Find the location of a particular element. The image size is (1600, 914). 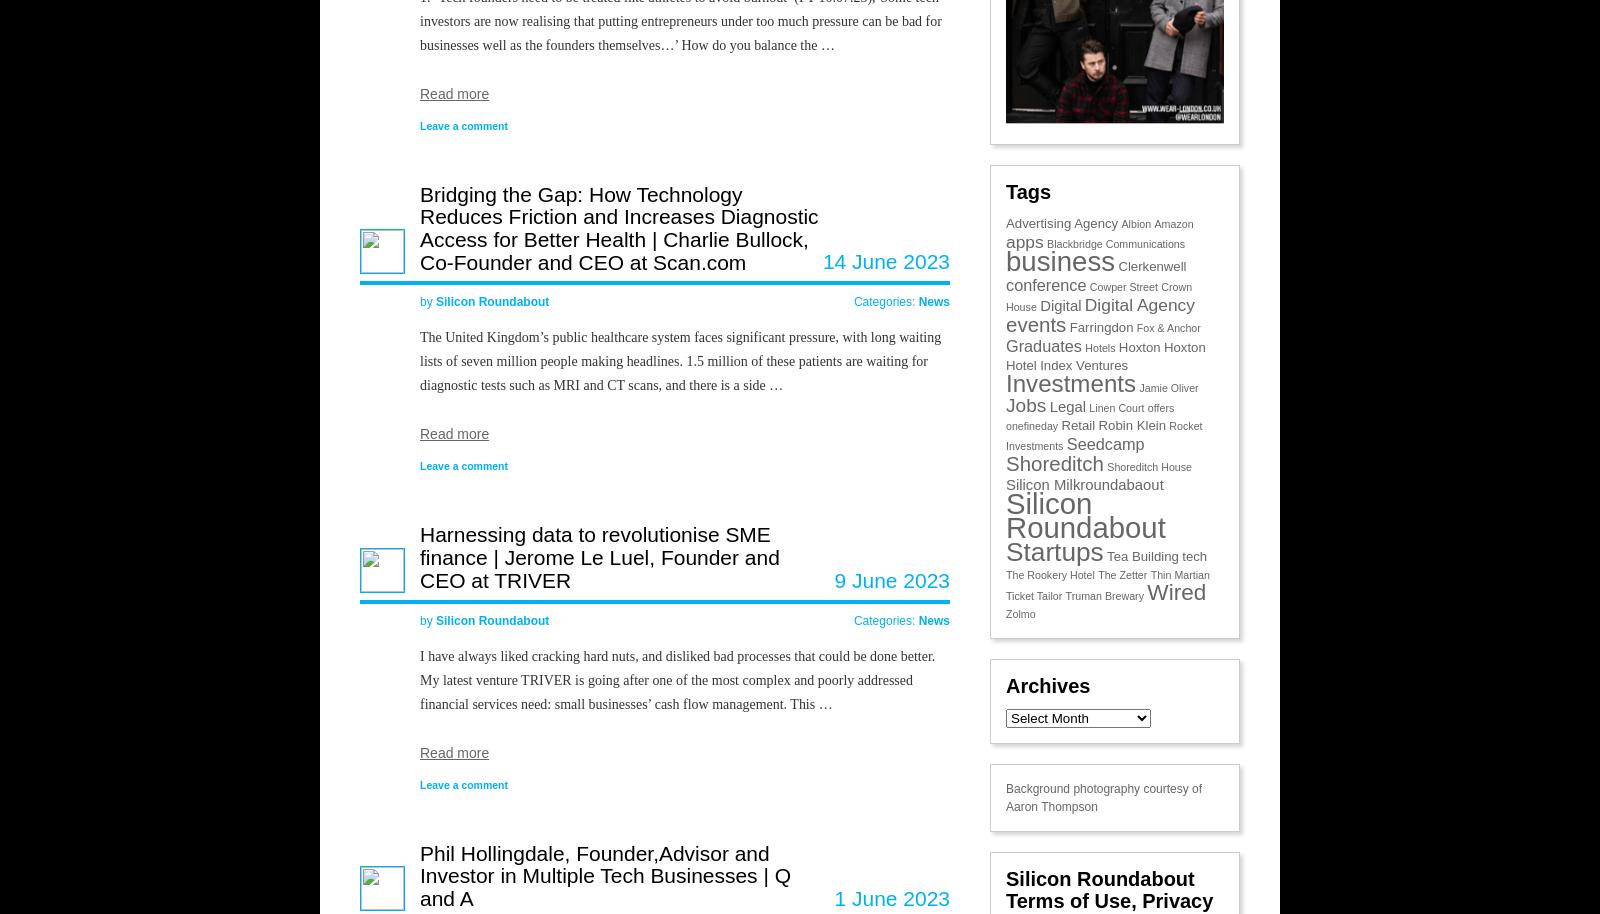

'The United Kingdom’s public healthcare system faces significant pressure, with long waiting lists of seven million people making headlines. 1.5 million of these patients are waiting for diagnostic tests such as MRI and CT scans, and there is a side …' is located at coordinates (680, 360).